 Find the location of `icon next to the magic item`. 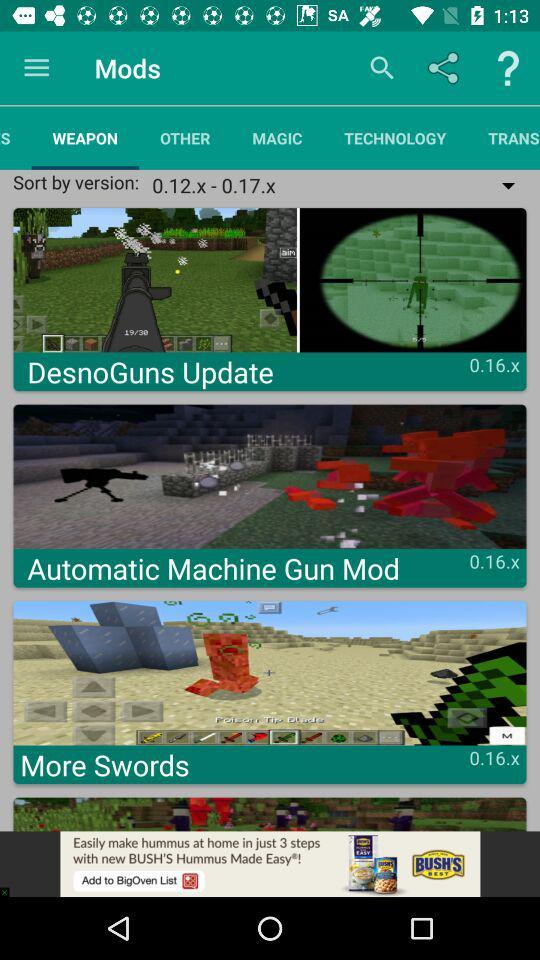

icon next to the magic item is located at coordinates (185, 137).